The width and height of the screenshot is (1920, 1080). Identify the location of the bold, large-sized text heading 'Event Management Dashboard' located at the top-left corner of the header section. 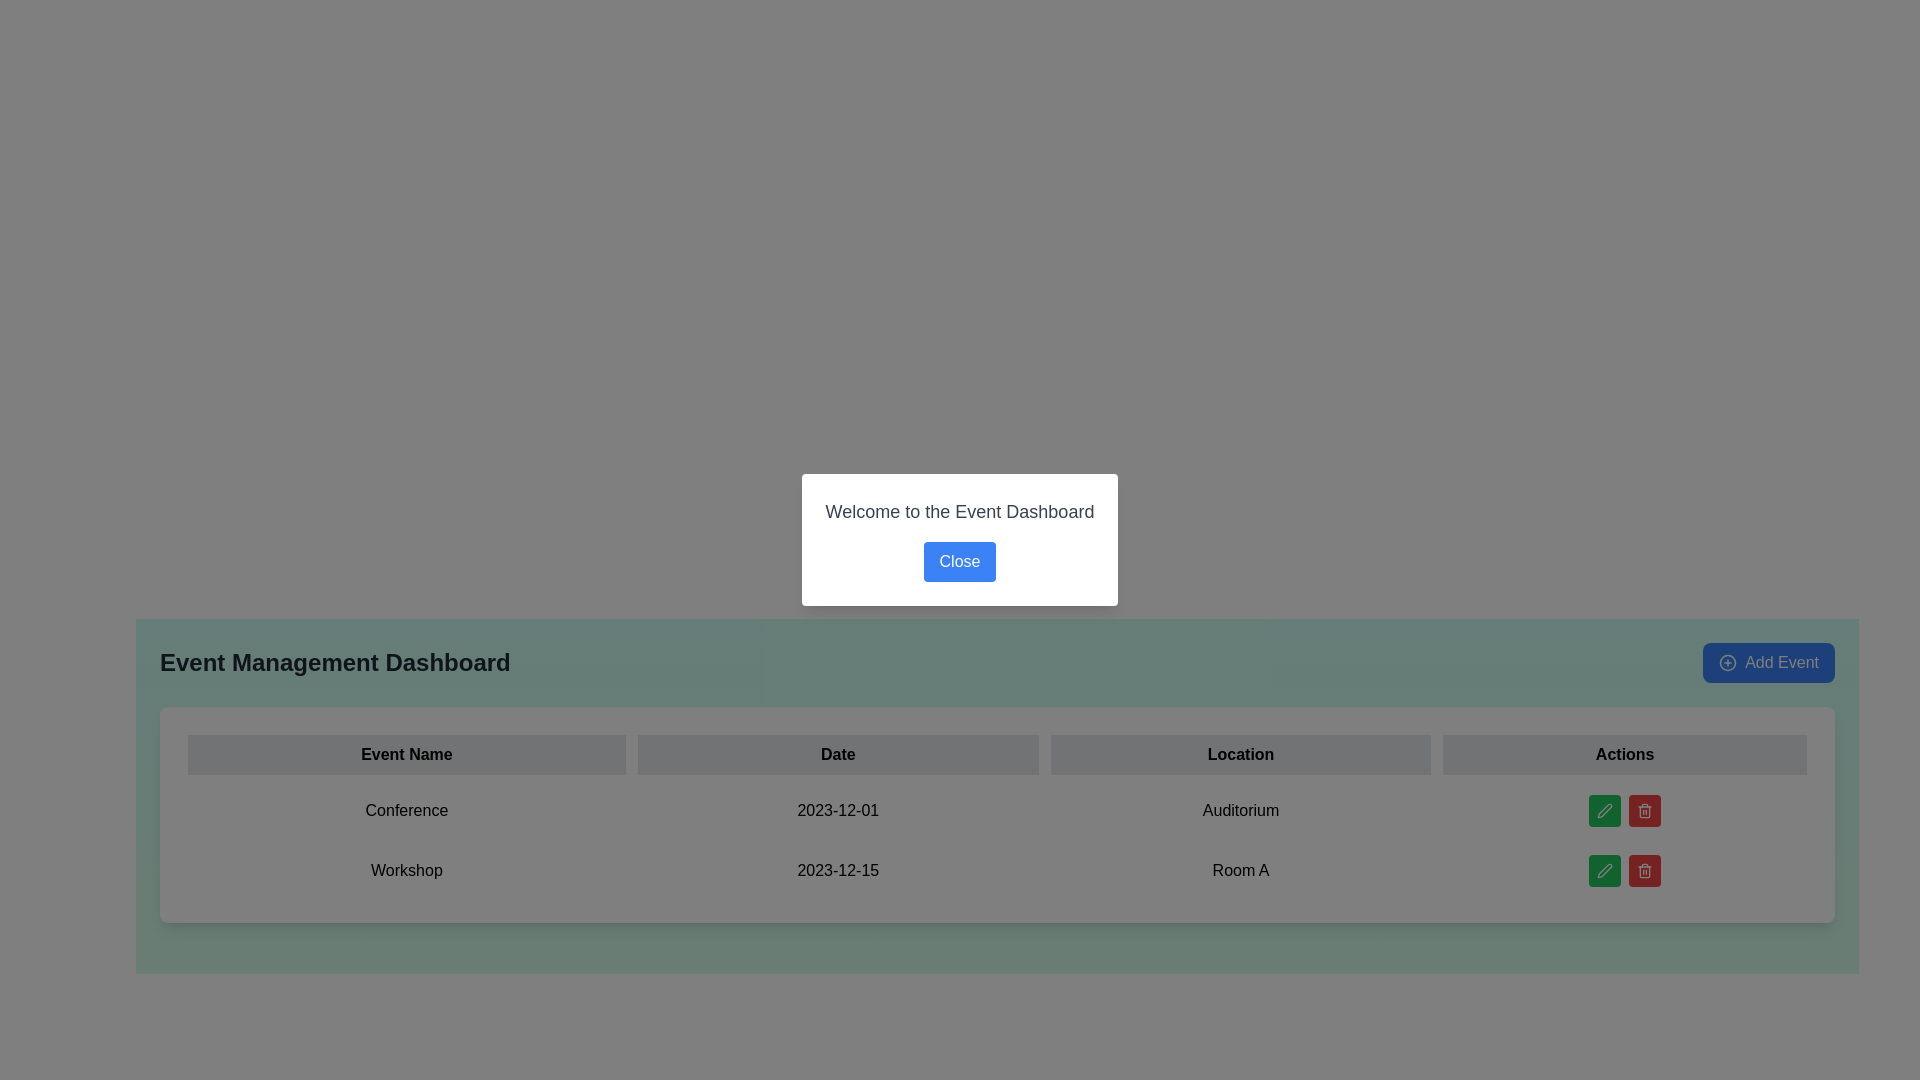
(335, 663).